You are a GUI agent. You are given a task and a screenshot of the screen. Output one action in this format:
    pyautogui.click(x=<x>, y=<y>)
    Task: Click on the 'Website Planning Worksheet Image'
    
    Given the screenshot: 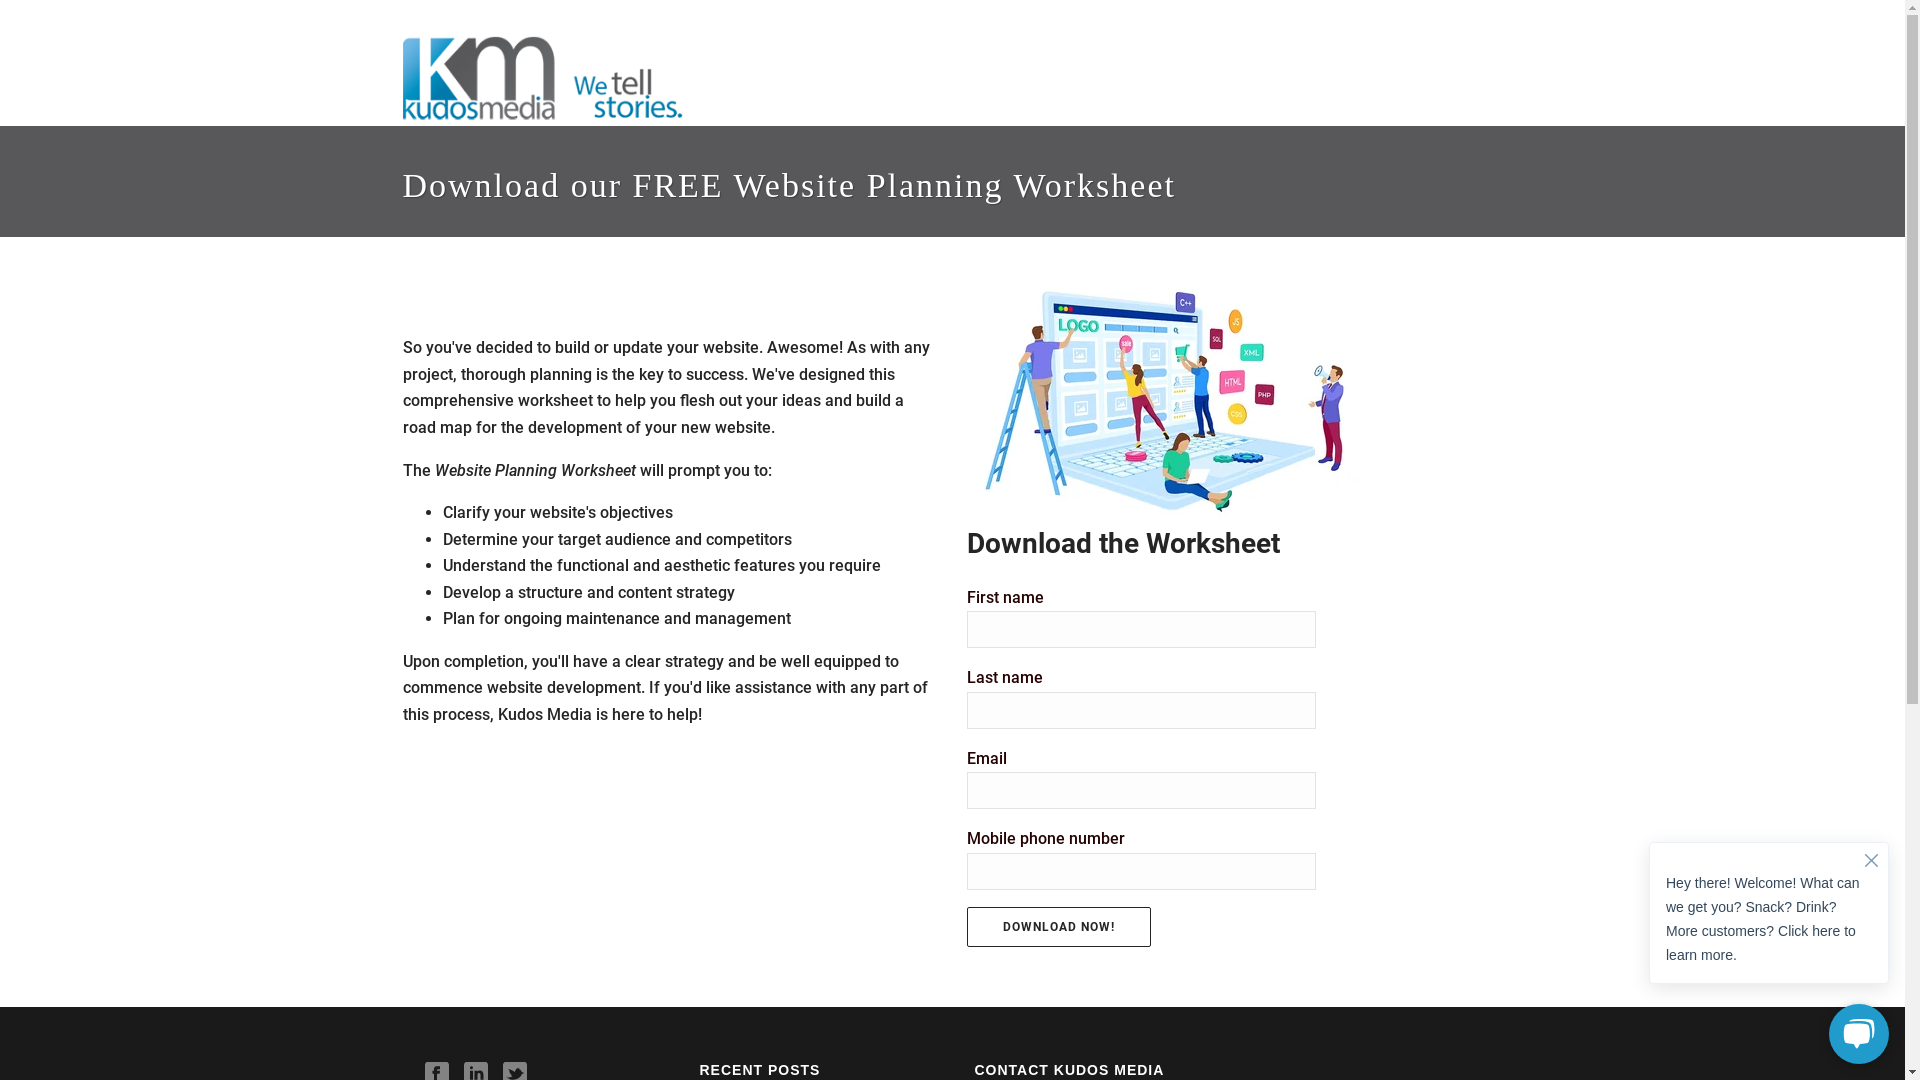 What is the action you would take?
    pyautogui.click(x=966, y=401)
    